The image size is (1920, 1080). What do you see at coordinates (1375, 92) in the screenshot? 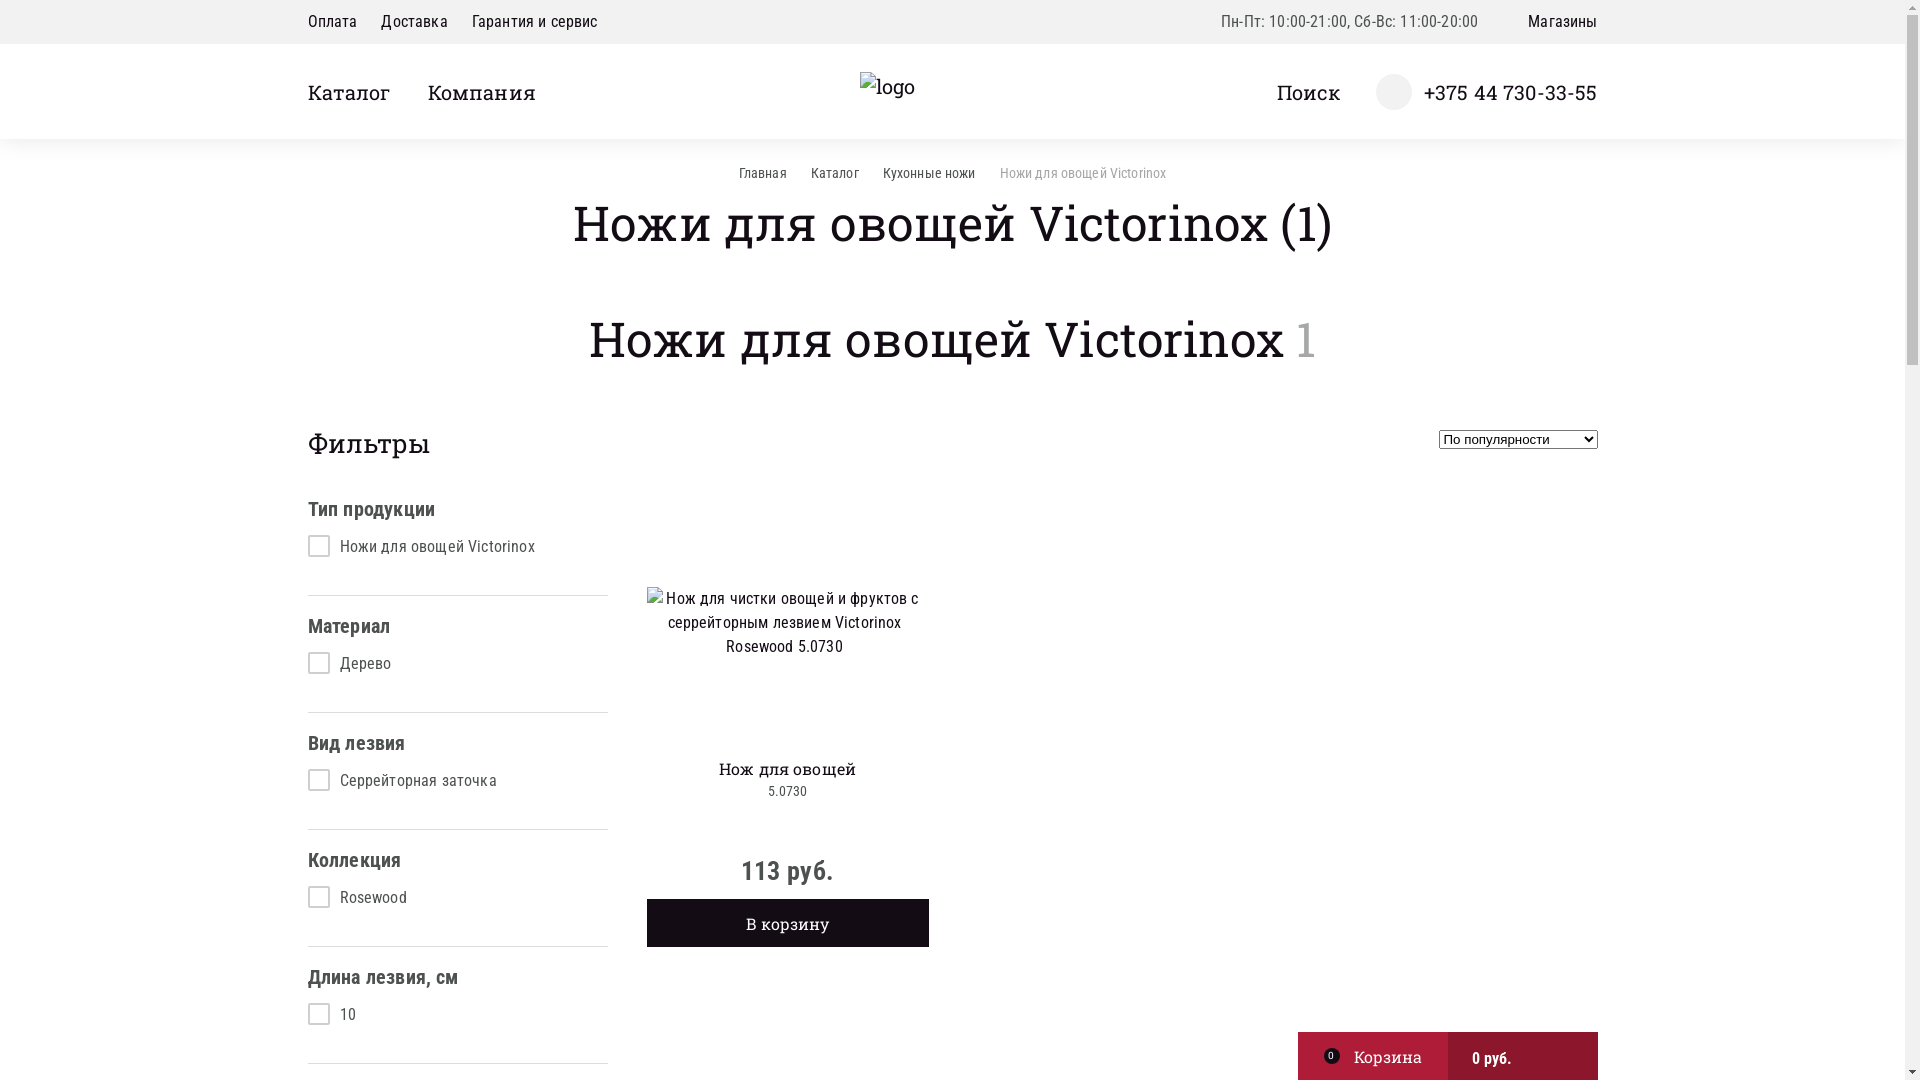
I see `'+375 44 730-33-55'` at bounding box center [1375, 92].